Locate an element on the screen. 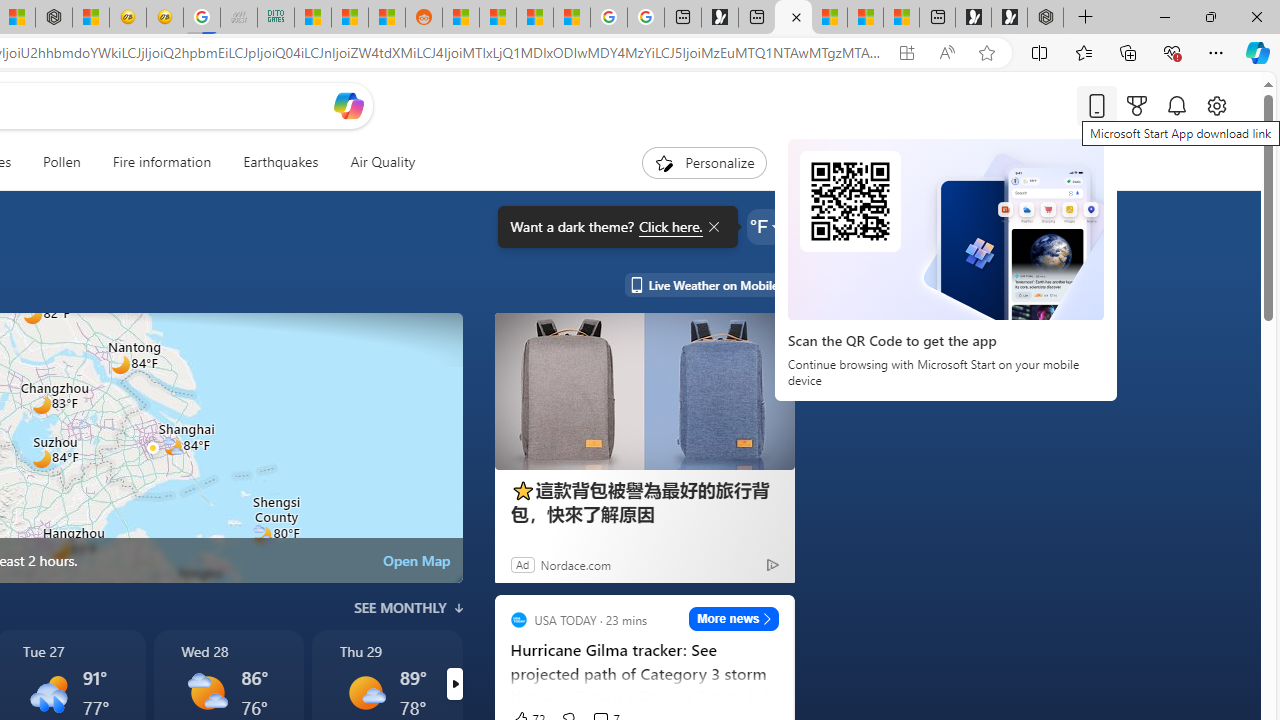 The height and width of the screenshot is (720, 1280). 'Pollen' is located at coordinates (62, 162).